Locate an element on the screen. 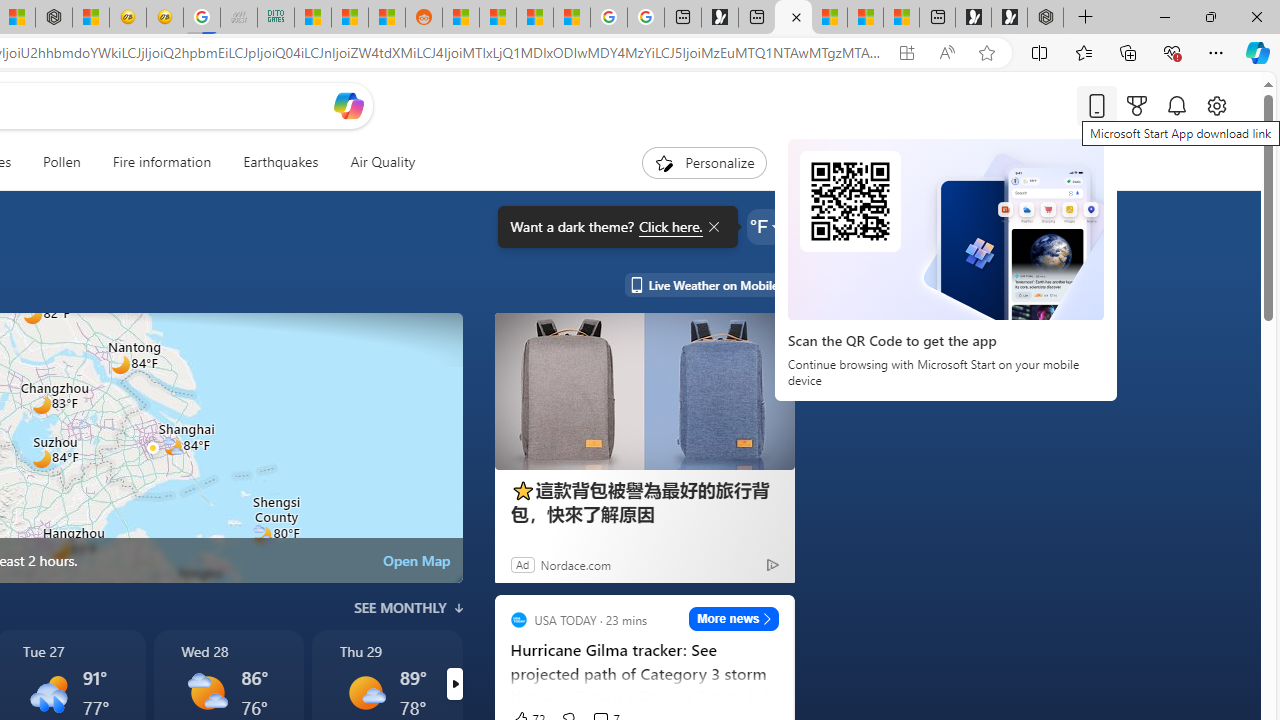 The height and width of the screenshot is (720, 1280). 'Pollen' is located at coordinates (62, 162).